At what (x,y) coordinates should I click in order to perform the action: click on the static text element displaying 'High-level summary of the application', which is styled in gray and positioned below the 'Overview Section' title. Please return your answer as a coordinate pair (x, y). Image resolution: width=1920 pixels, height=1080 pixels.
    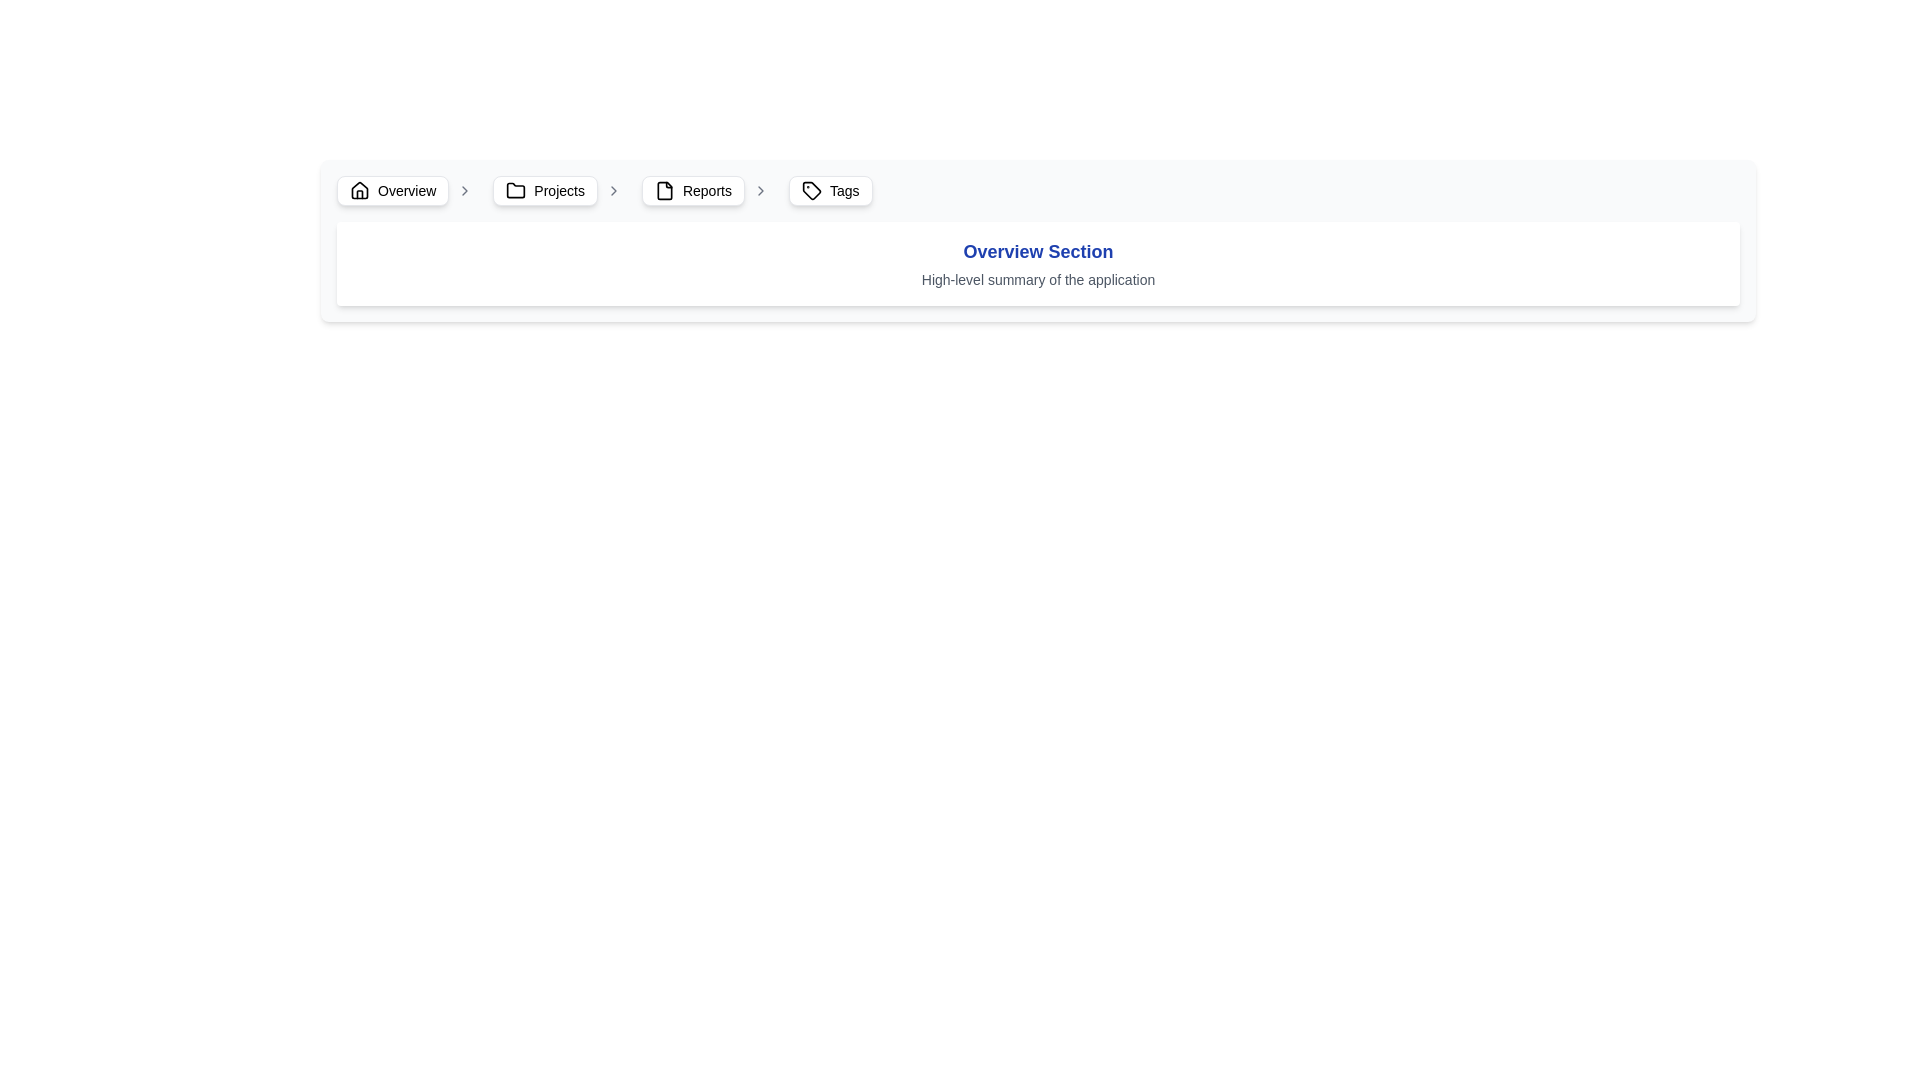
    Looking at the image, I should click on (1038, 280).